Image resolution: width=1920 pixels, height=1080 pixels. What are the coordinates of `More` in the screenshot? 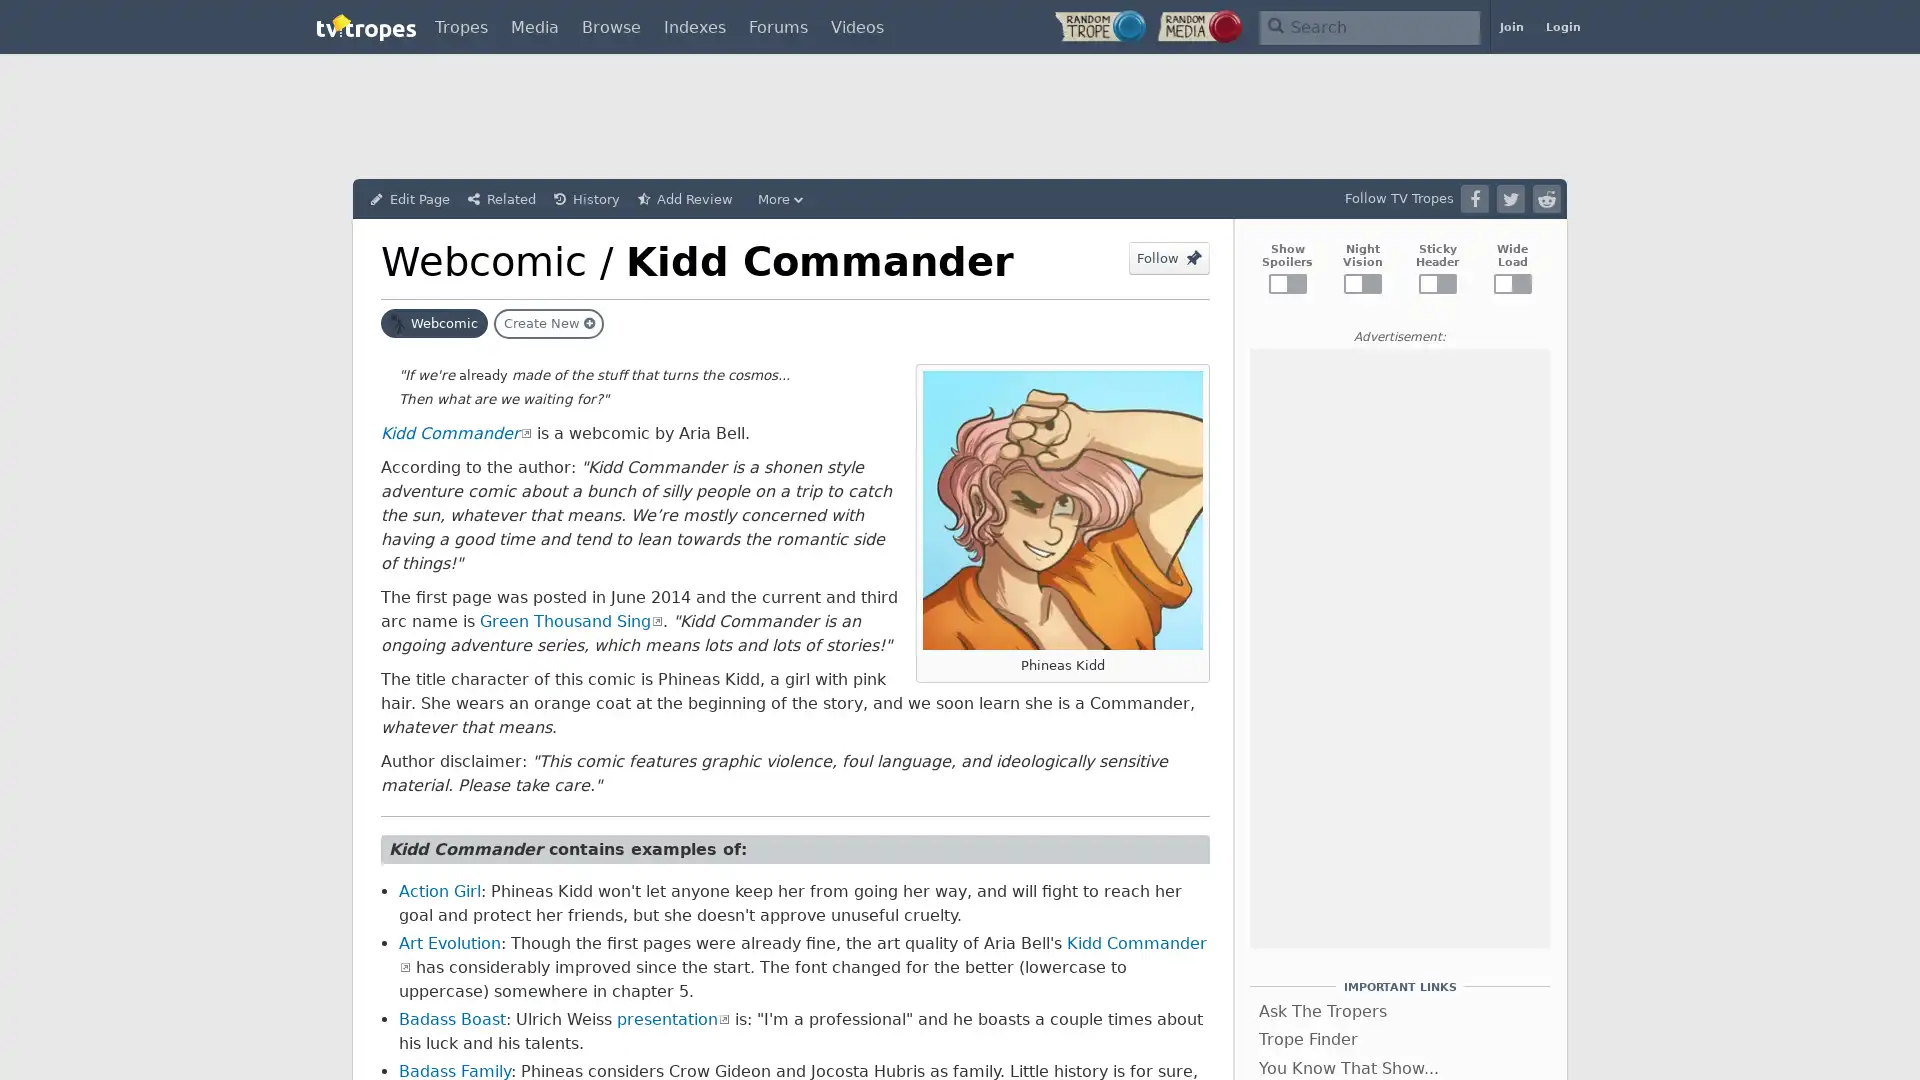 It's located at (782, 199).